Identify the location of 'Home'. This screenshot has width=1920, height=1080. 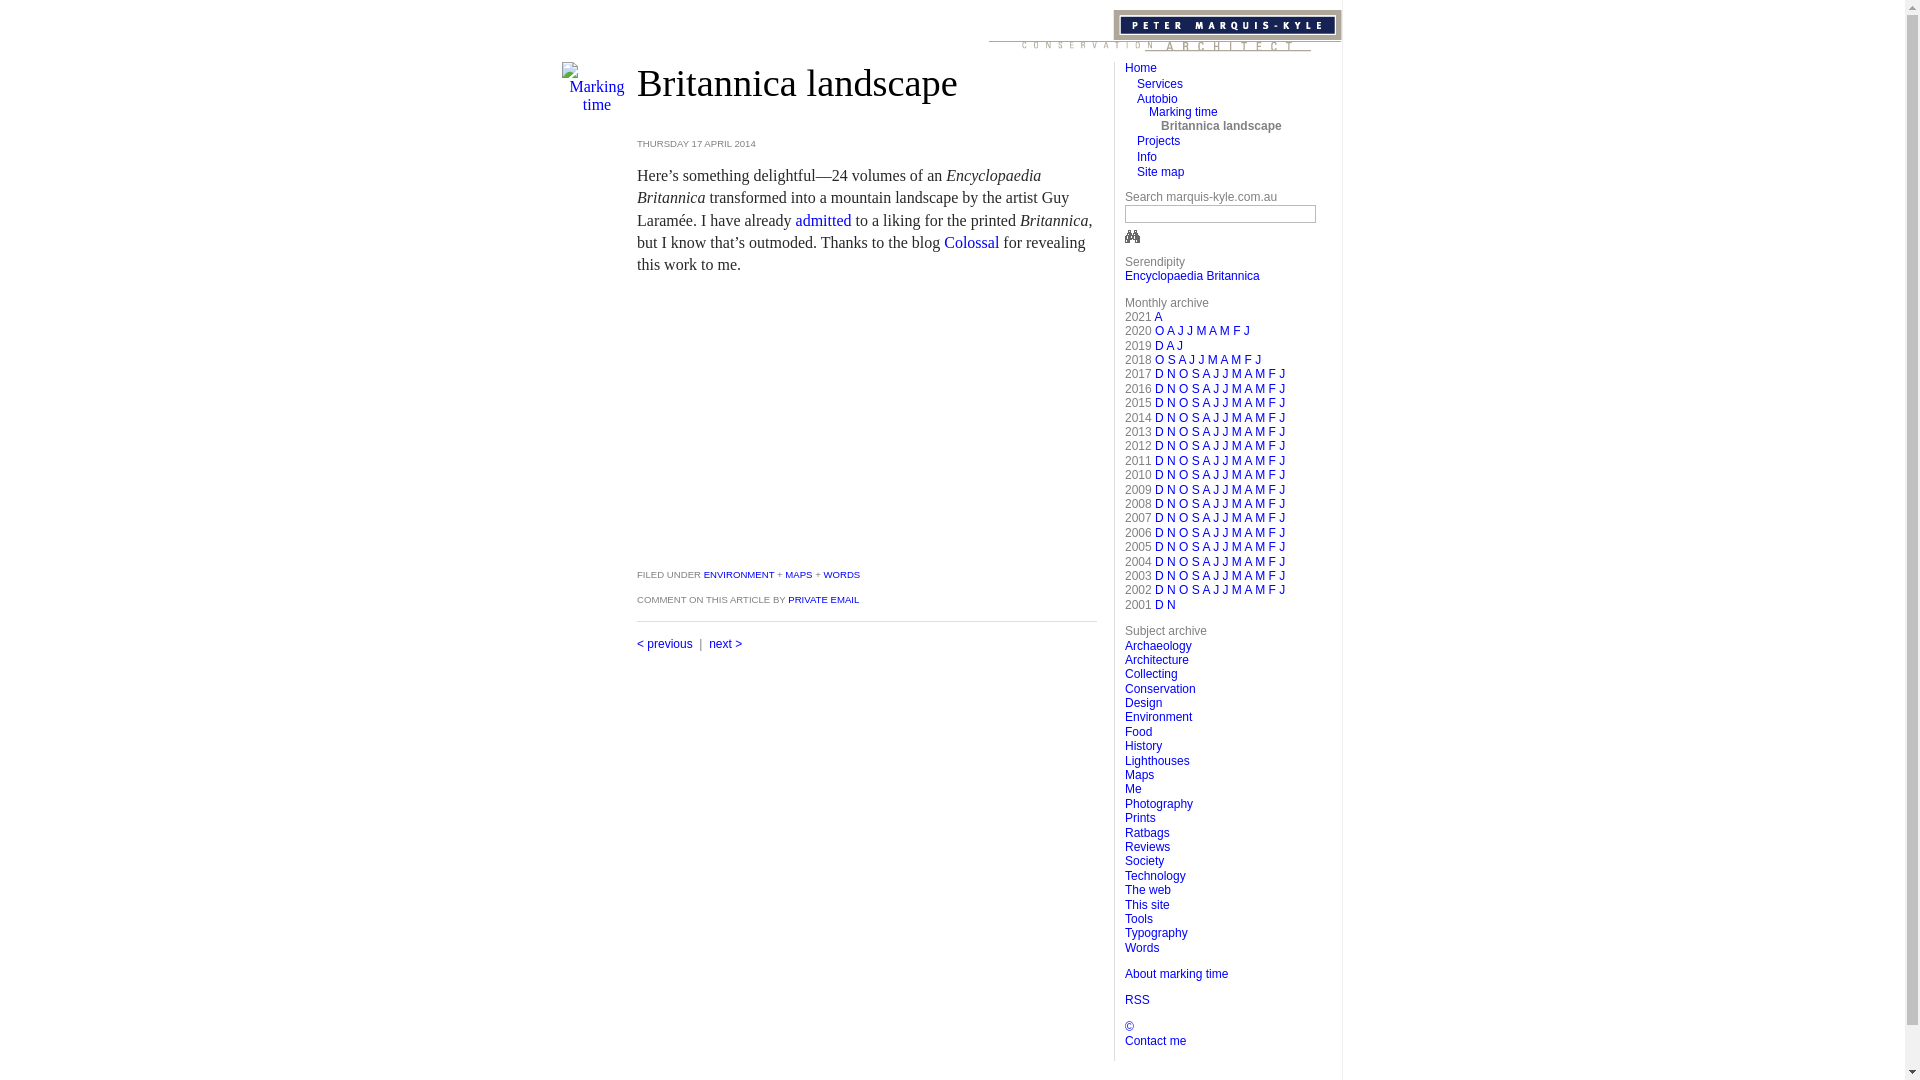
(1141, 67).